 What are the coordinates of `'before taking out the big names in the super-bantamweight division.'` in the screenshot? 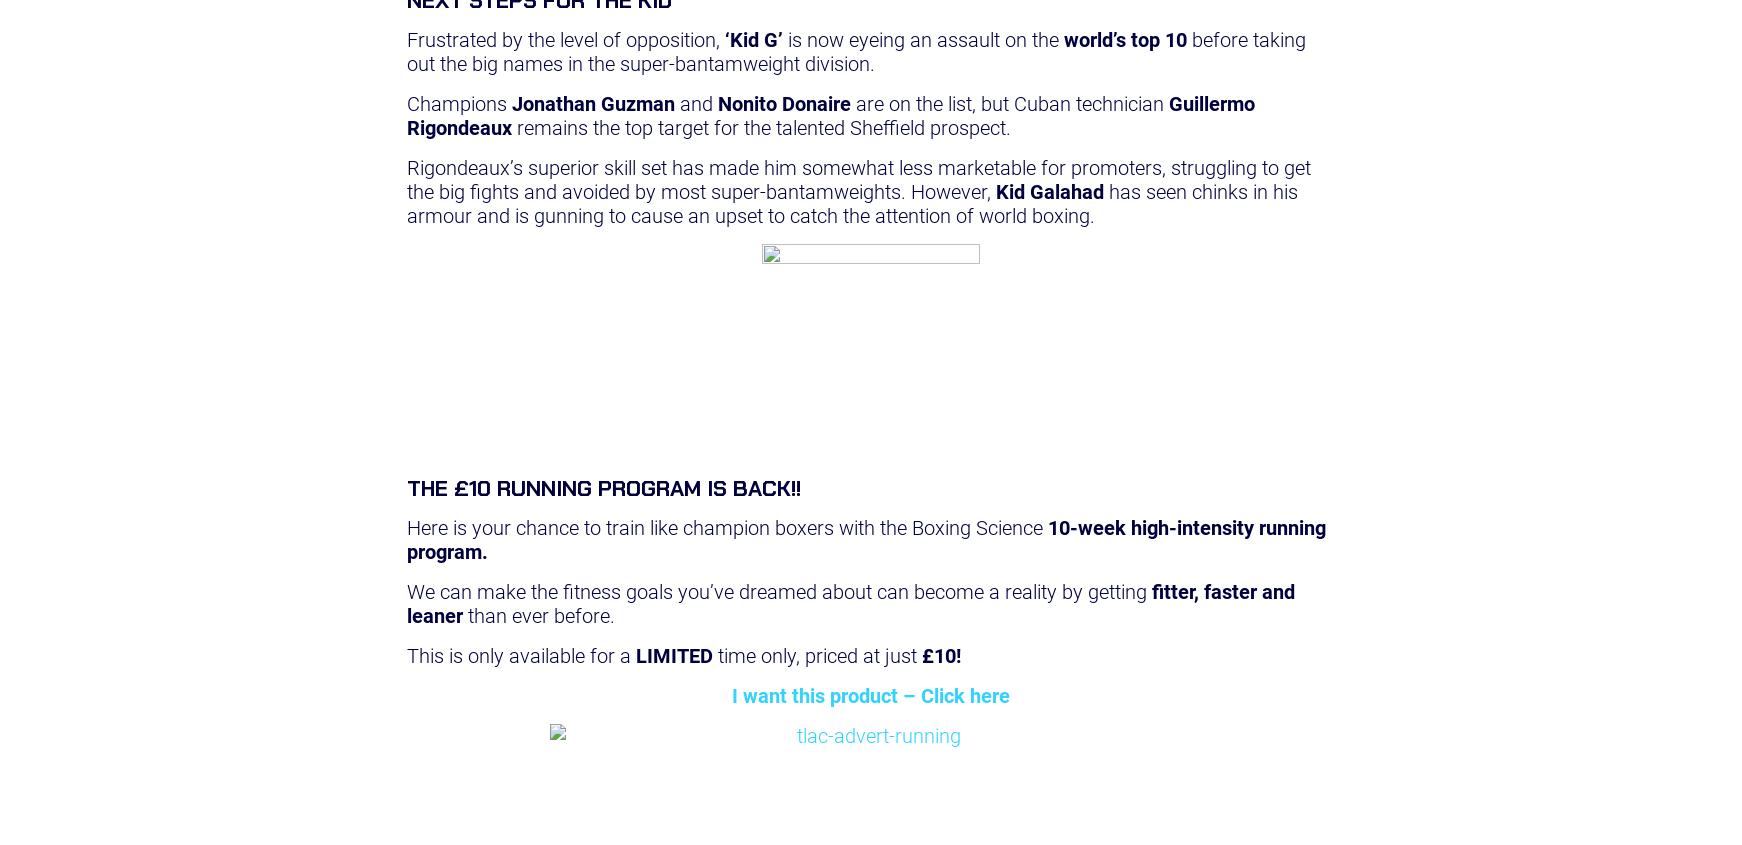 It's located at (856, 50).